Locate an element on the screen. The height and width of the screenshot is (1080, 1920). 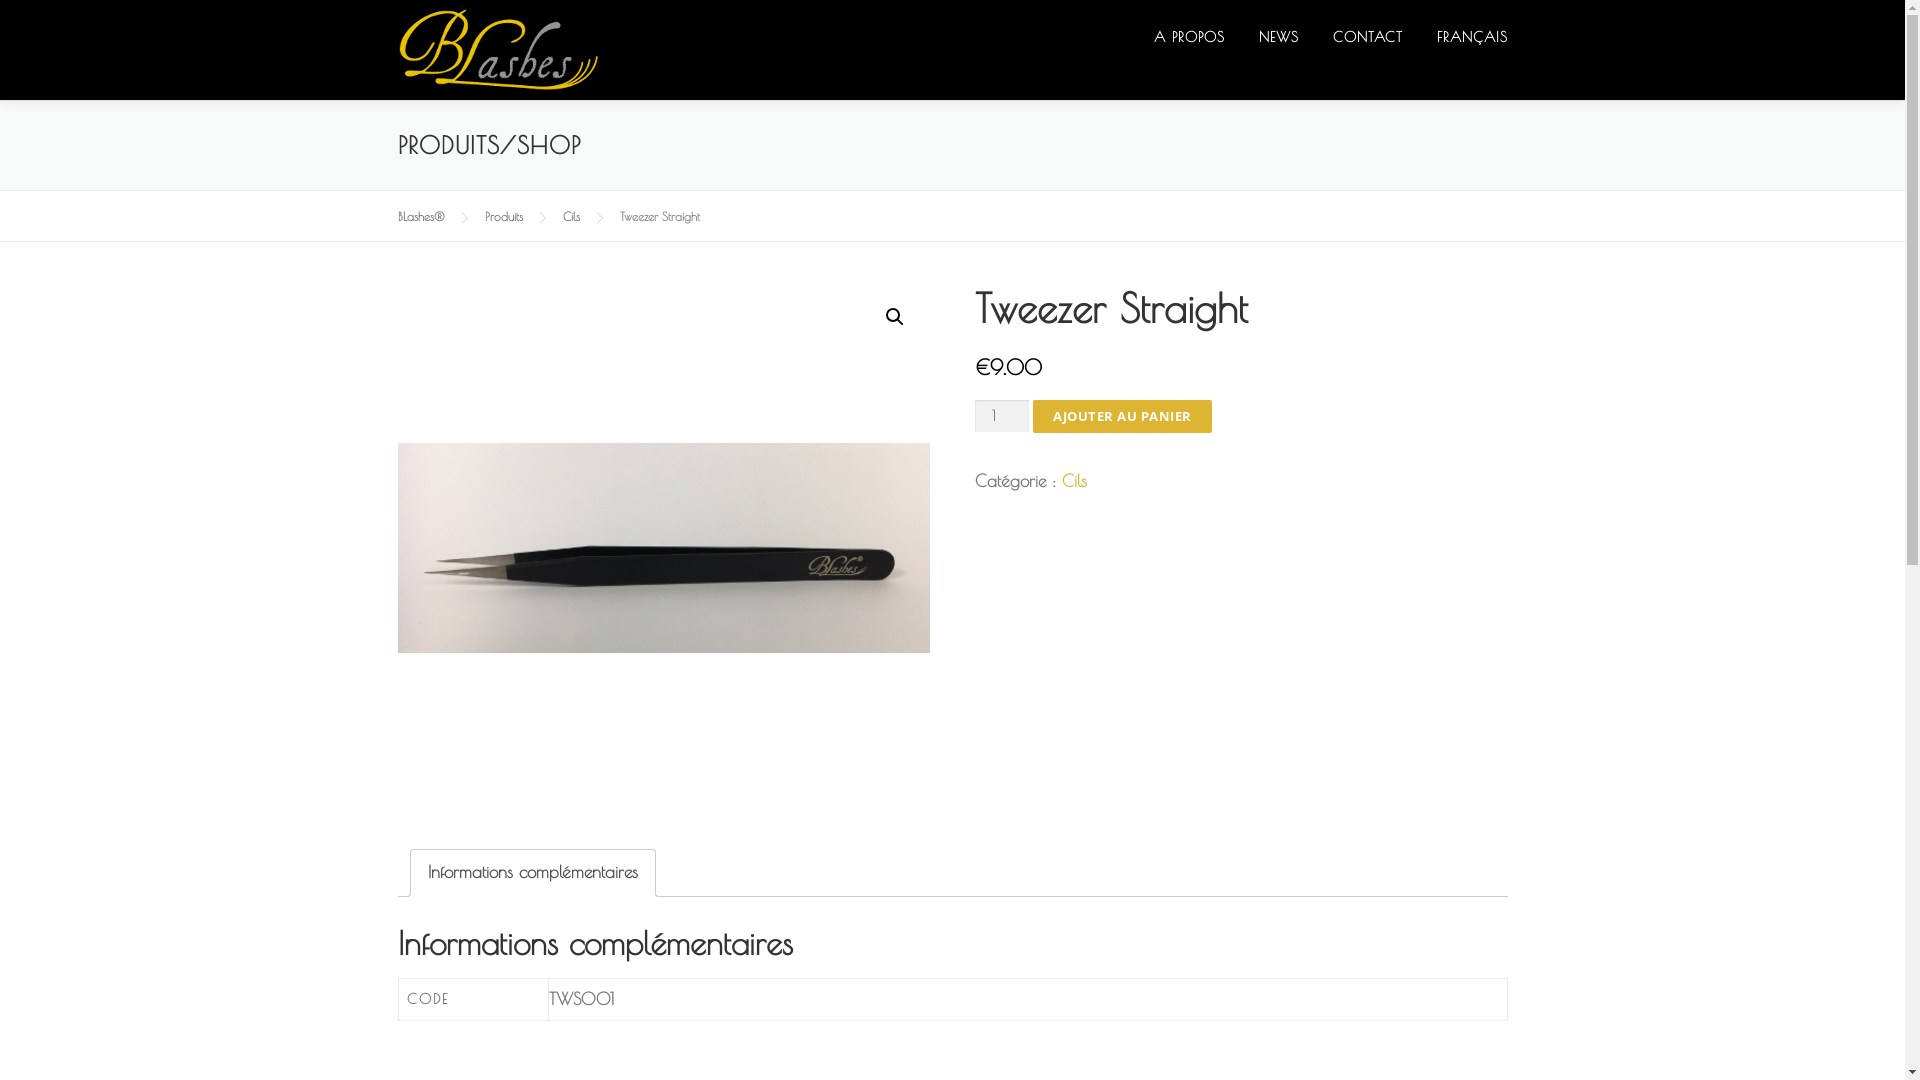
'Produits' is located at coordinates (503, 216).